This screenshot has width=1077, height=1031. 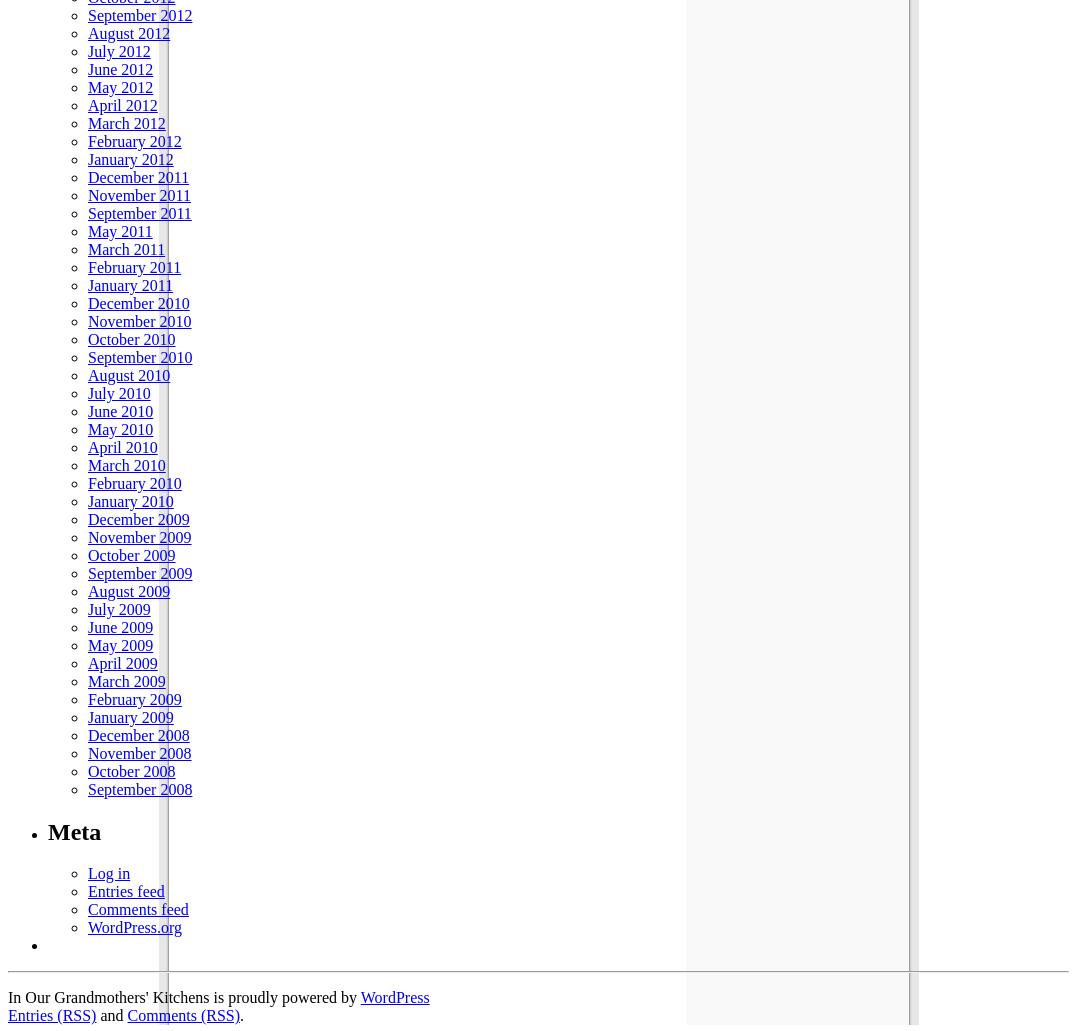 What do you see at coordinates (138, 733) in the screenshot?
I see `'December 2008'` at bounding box center [138, 733].